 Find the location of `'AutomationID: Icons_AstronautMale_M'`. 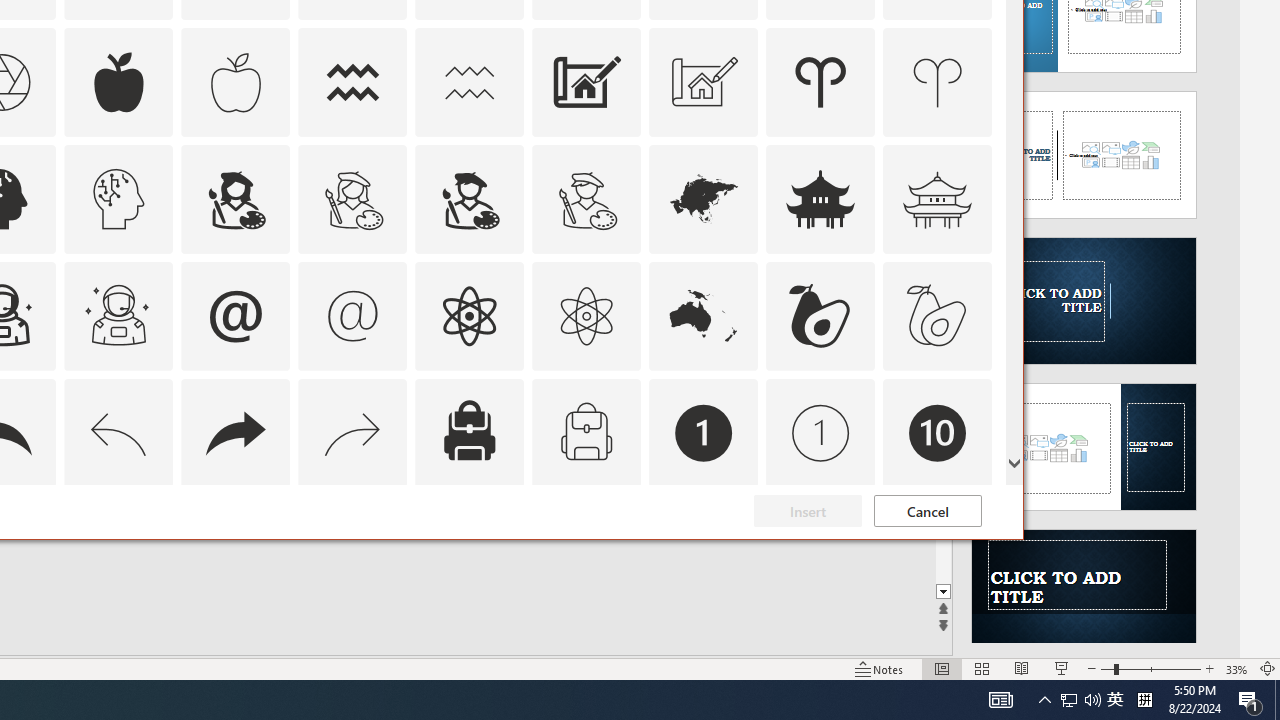

'AutomationID: Icons_AstronautMale_M' is located at coordinates (118, 315).